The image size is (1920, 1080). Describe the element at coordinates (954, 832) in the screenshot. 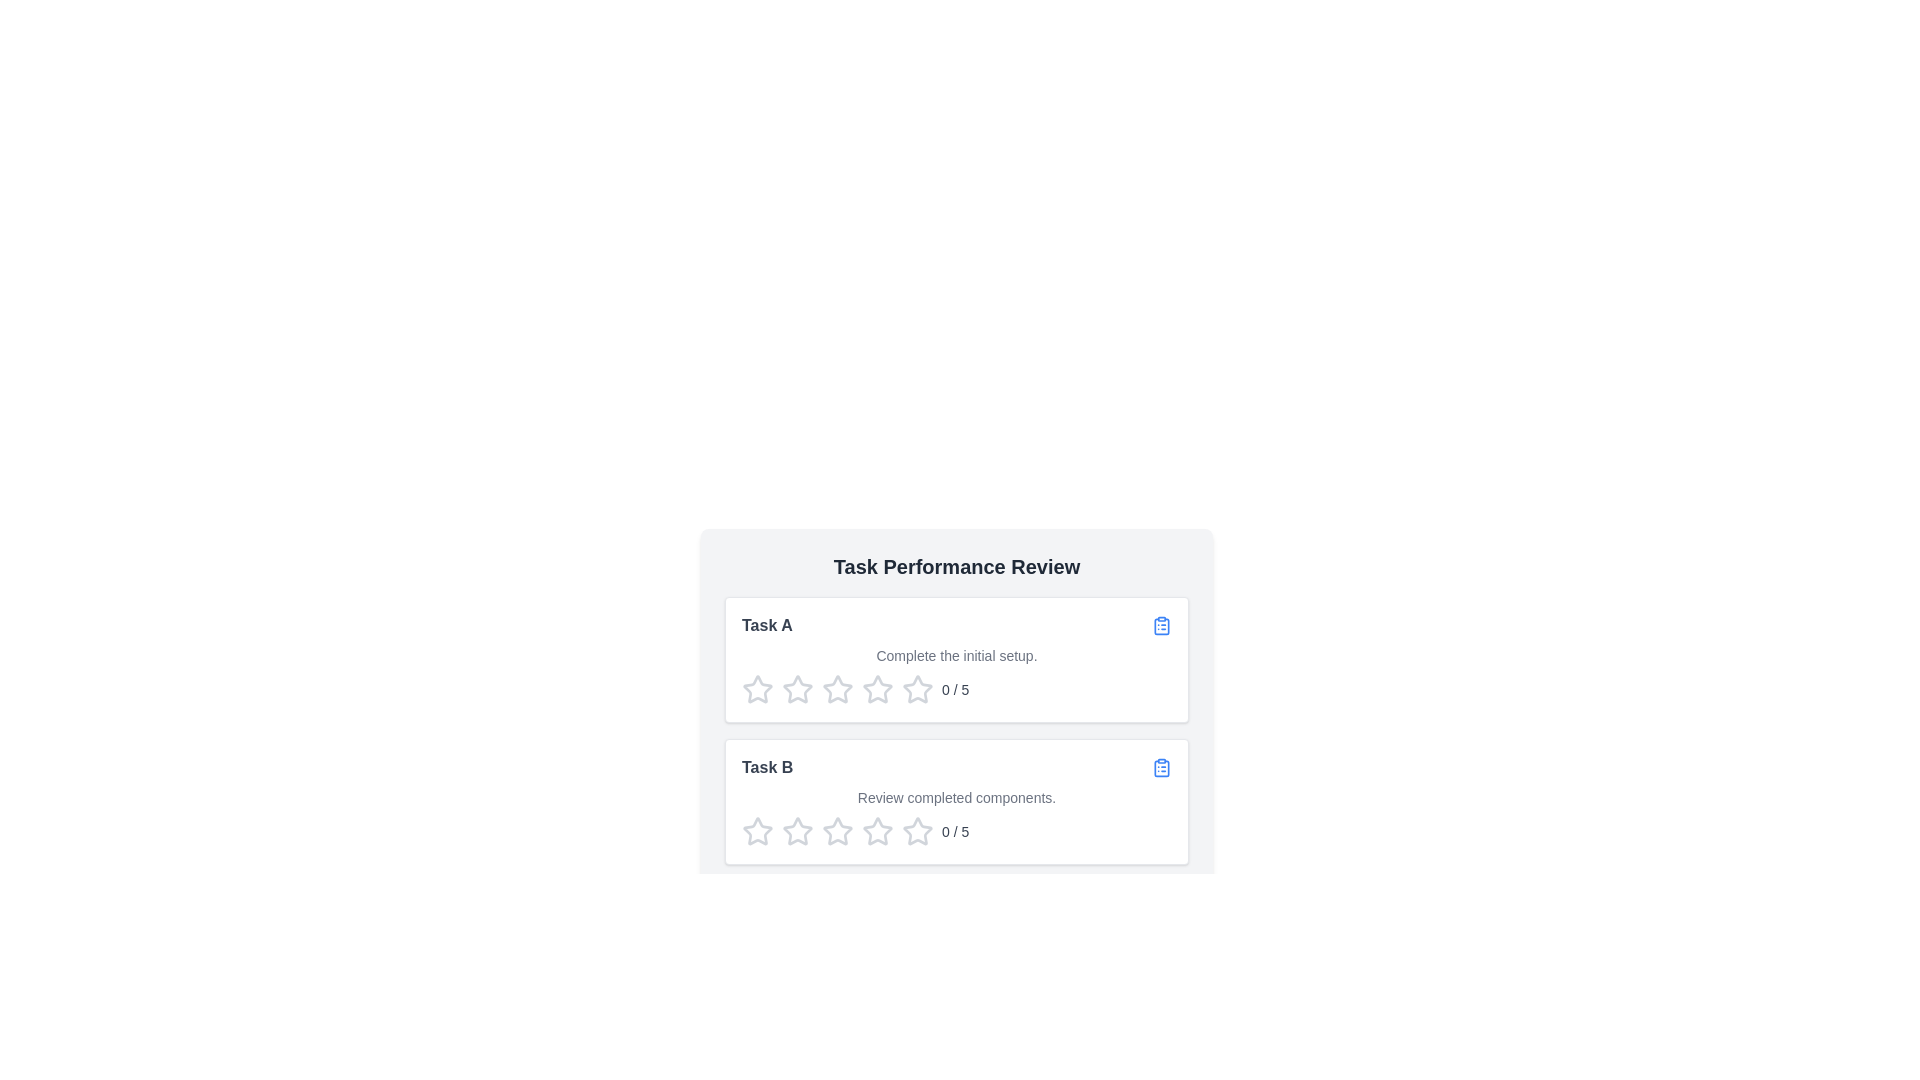

I see `the Text Label that displays the rating score out of 5 located in the bottom section of the 'Task Performance Review' panel under 'Task B', to the right of the star icons` at that location.